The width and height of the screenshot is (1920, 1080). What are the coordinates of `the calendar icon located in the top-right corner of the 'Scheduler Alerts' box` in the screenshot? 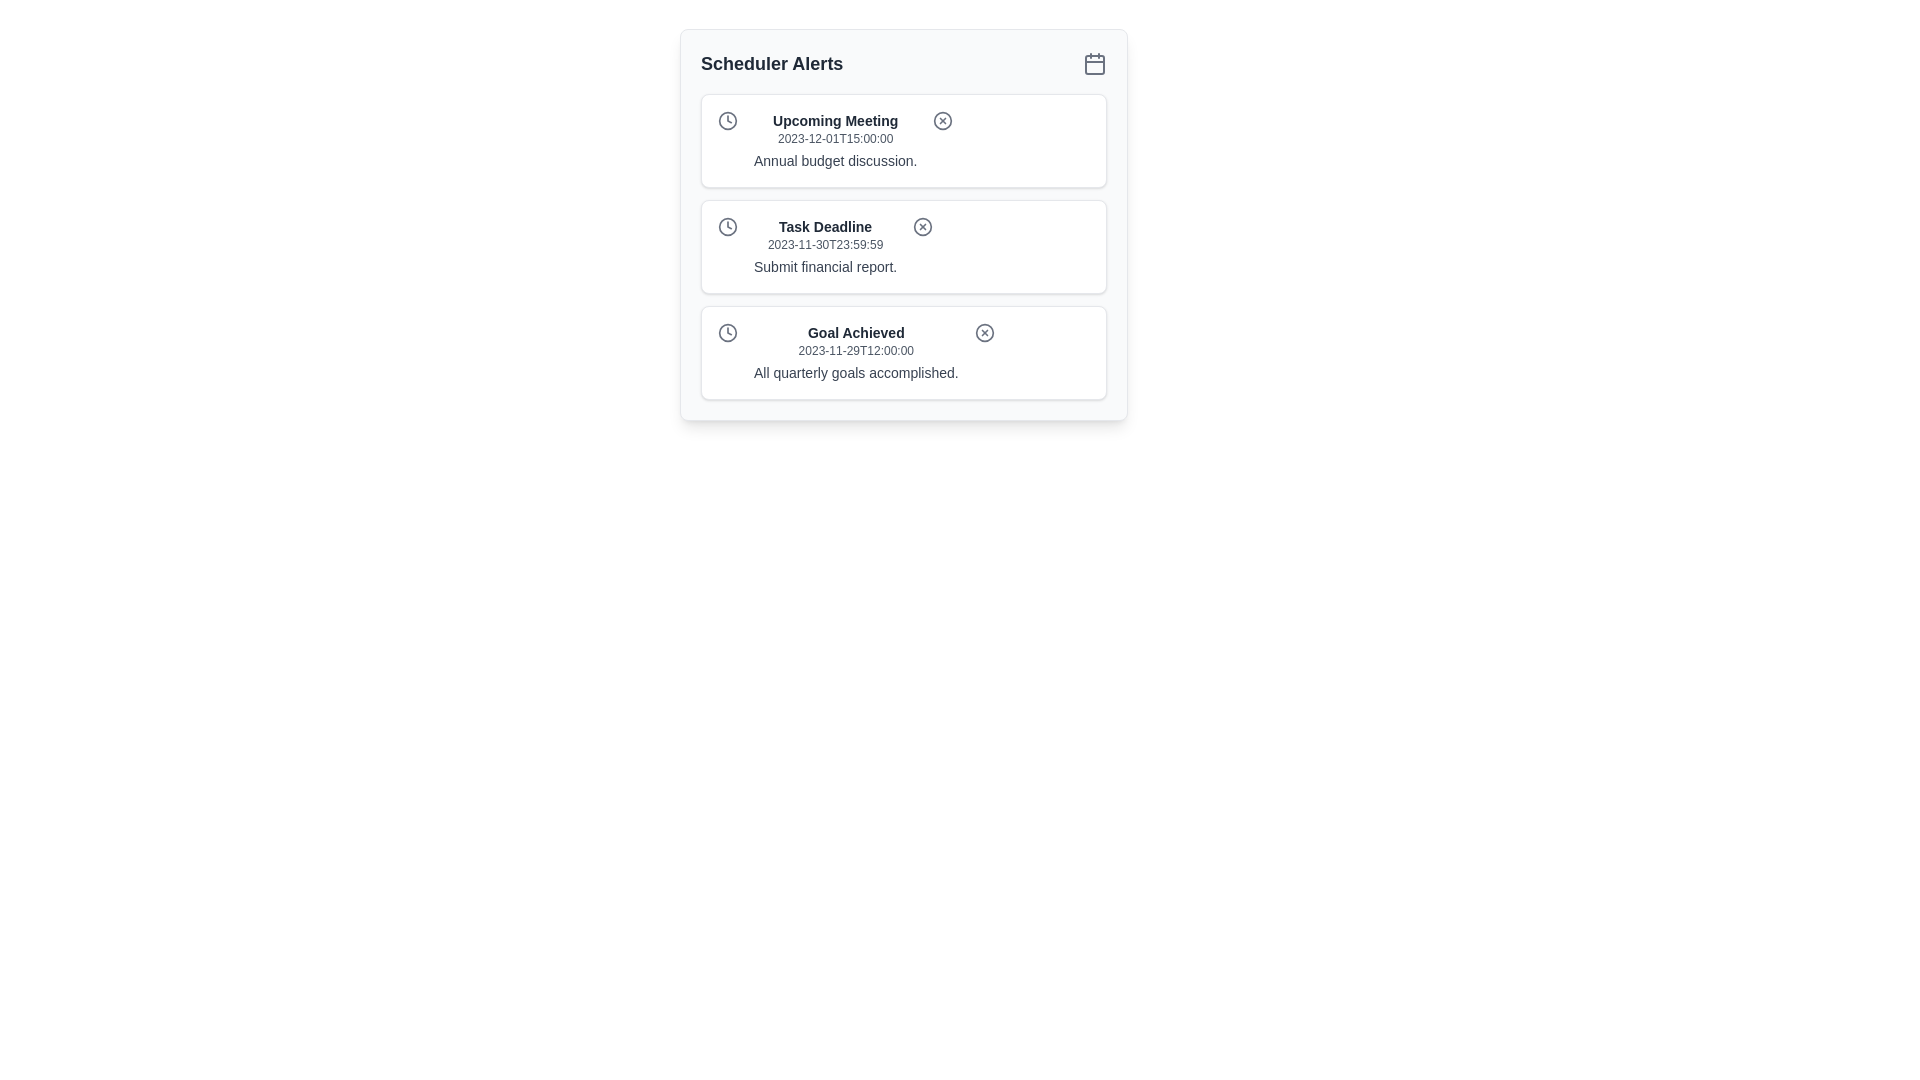 It's located at (1093, 63).